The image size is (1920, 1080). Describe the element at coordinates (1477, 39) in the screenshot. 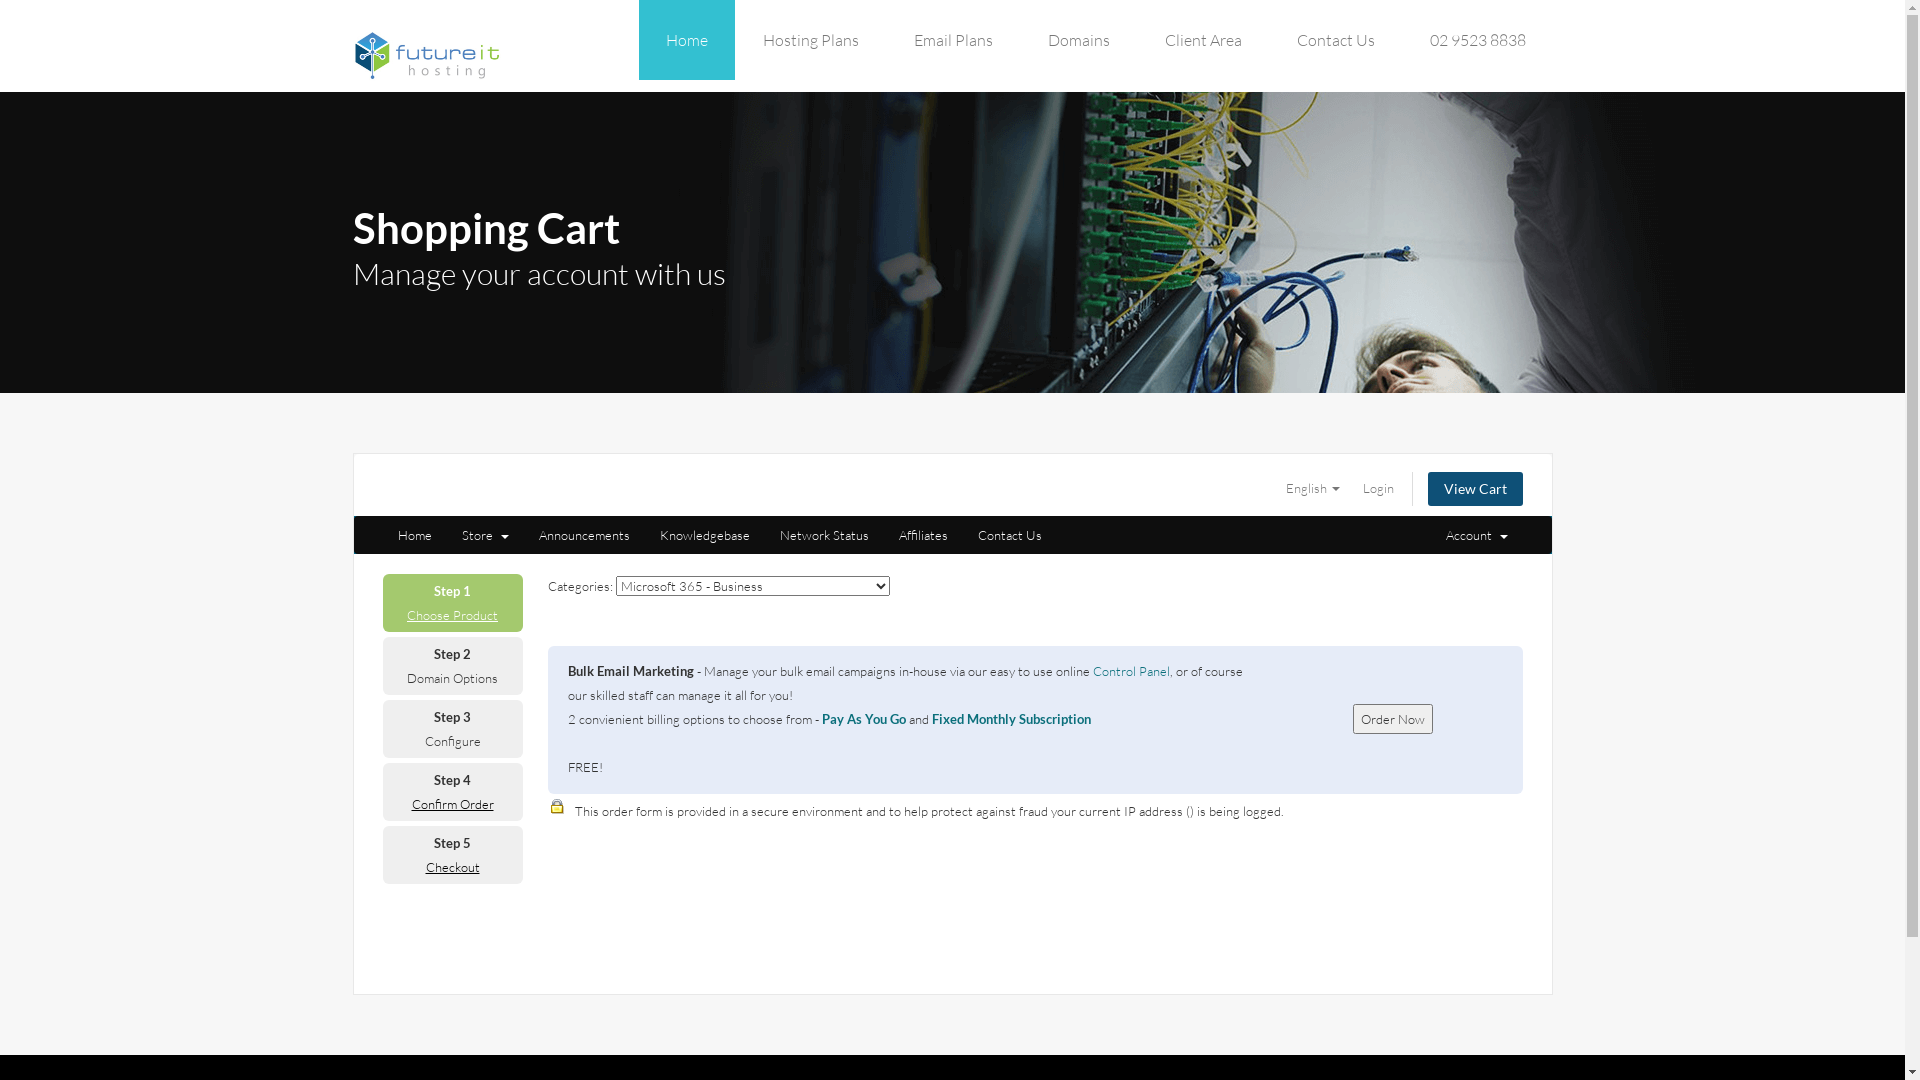

I see `'02 9523 8838'` at that location.